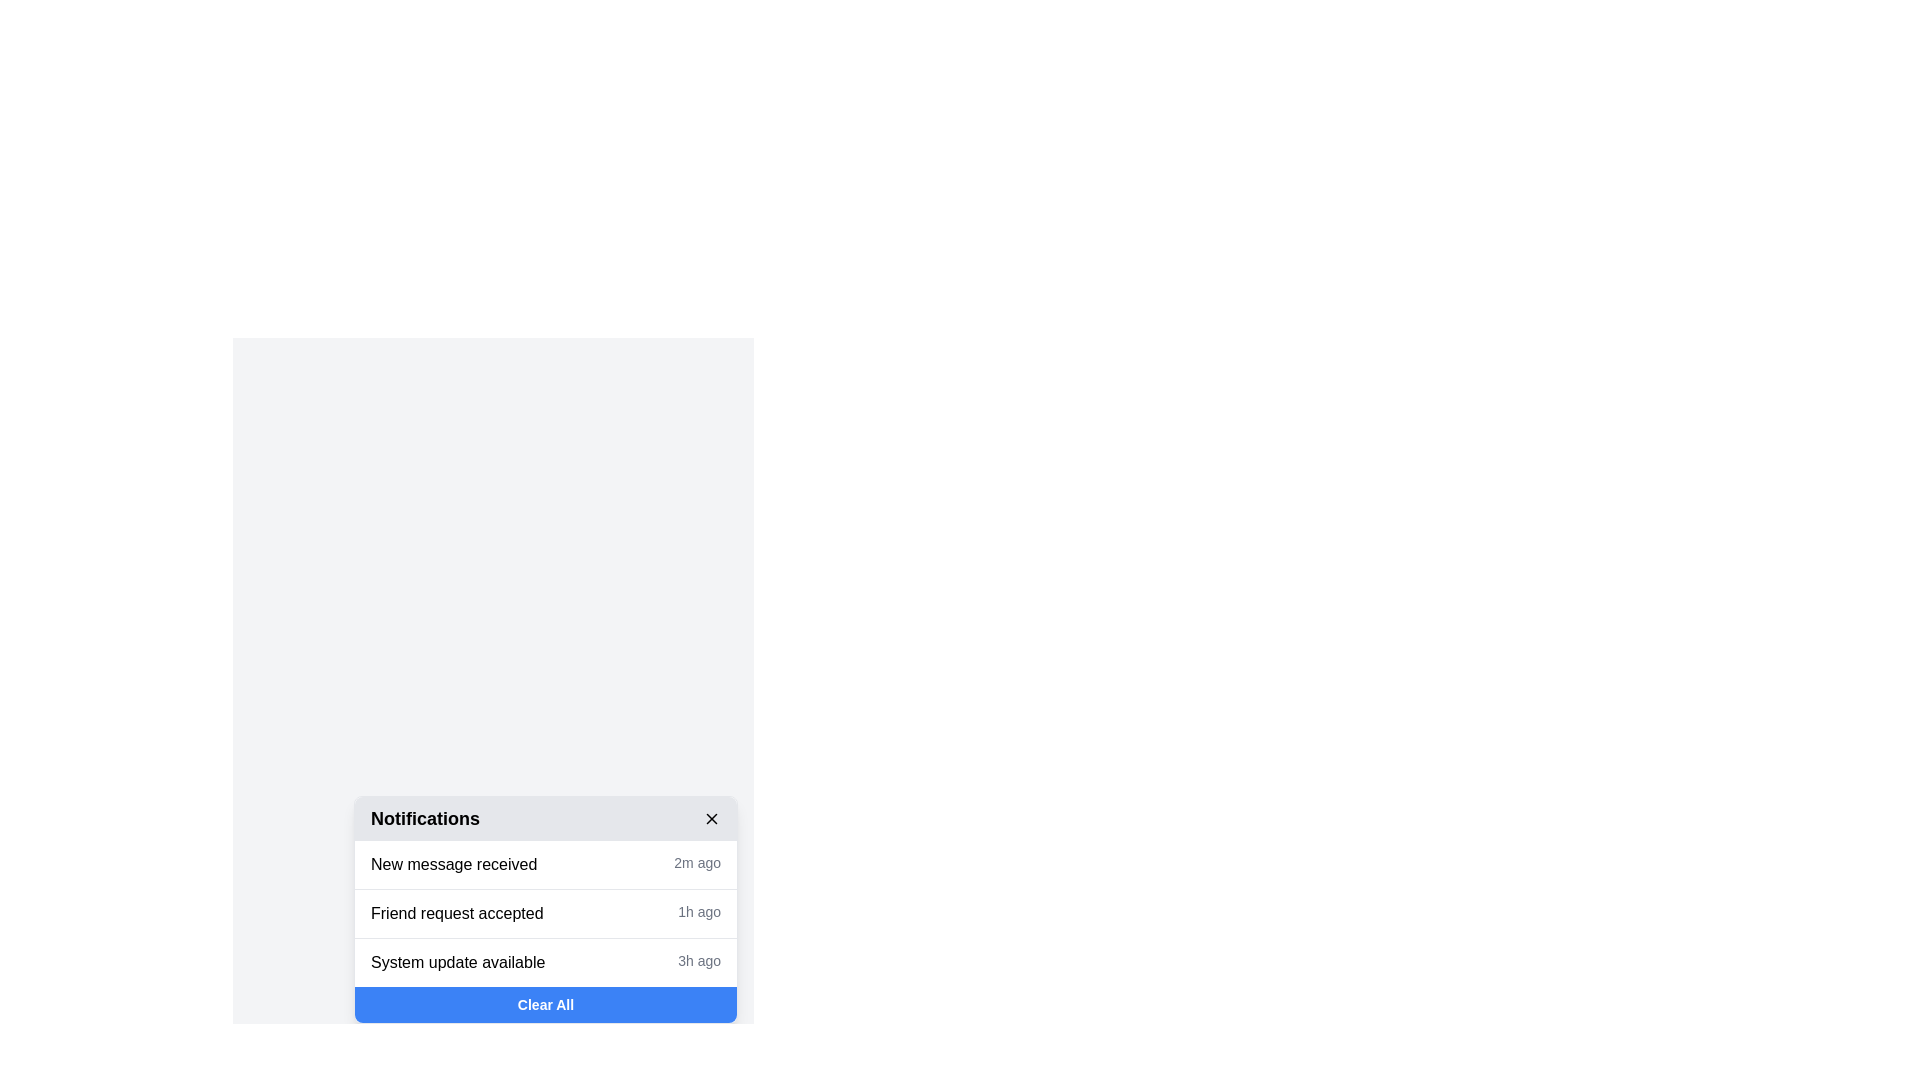 Image resolution: width=1920 pixels, height=1080 pixels. I want to click on the close icon segment located in the top-right corner of the 'Notifications' box, so click(711, 818).